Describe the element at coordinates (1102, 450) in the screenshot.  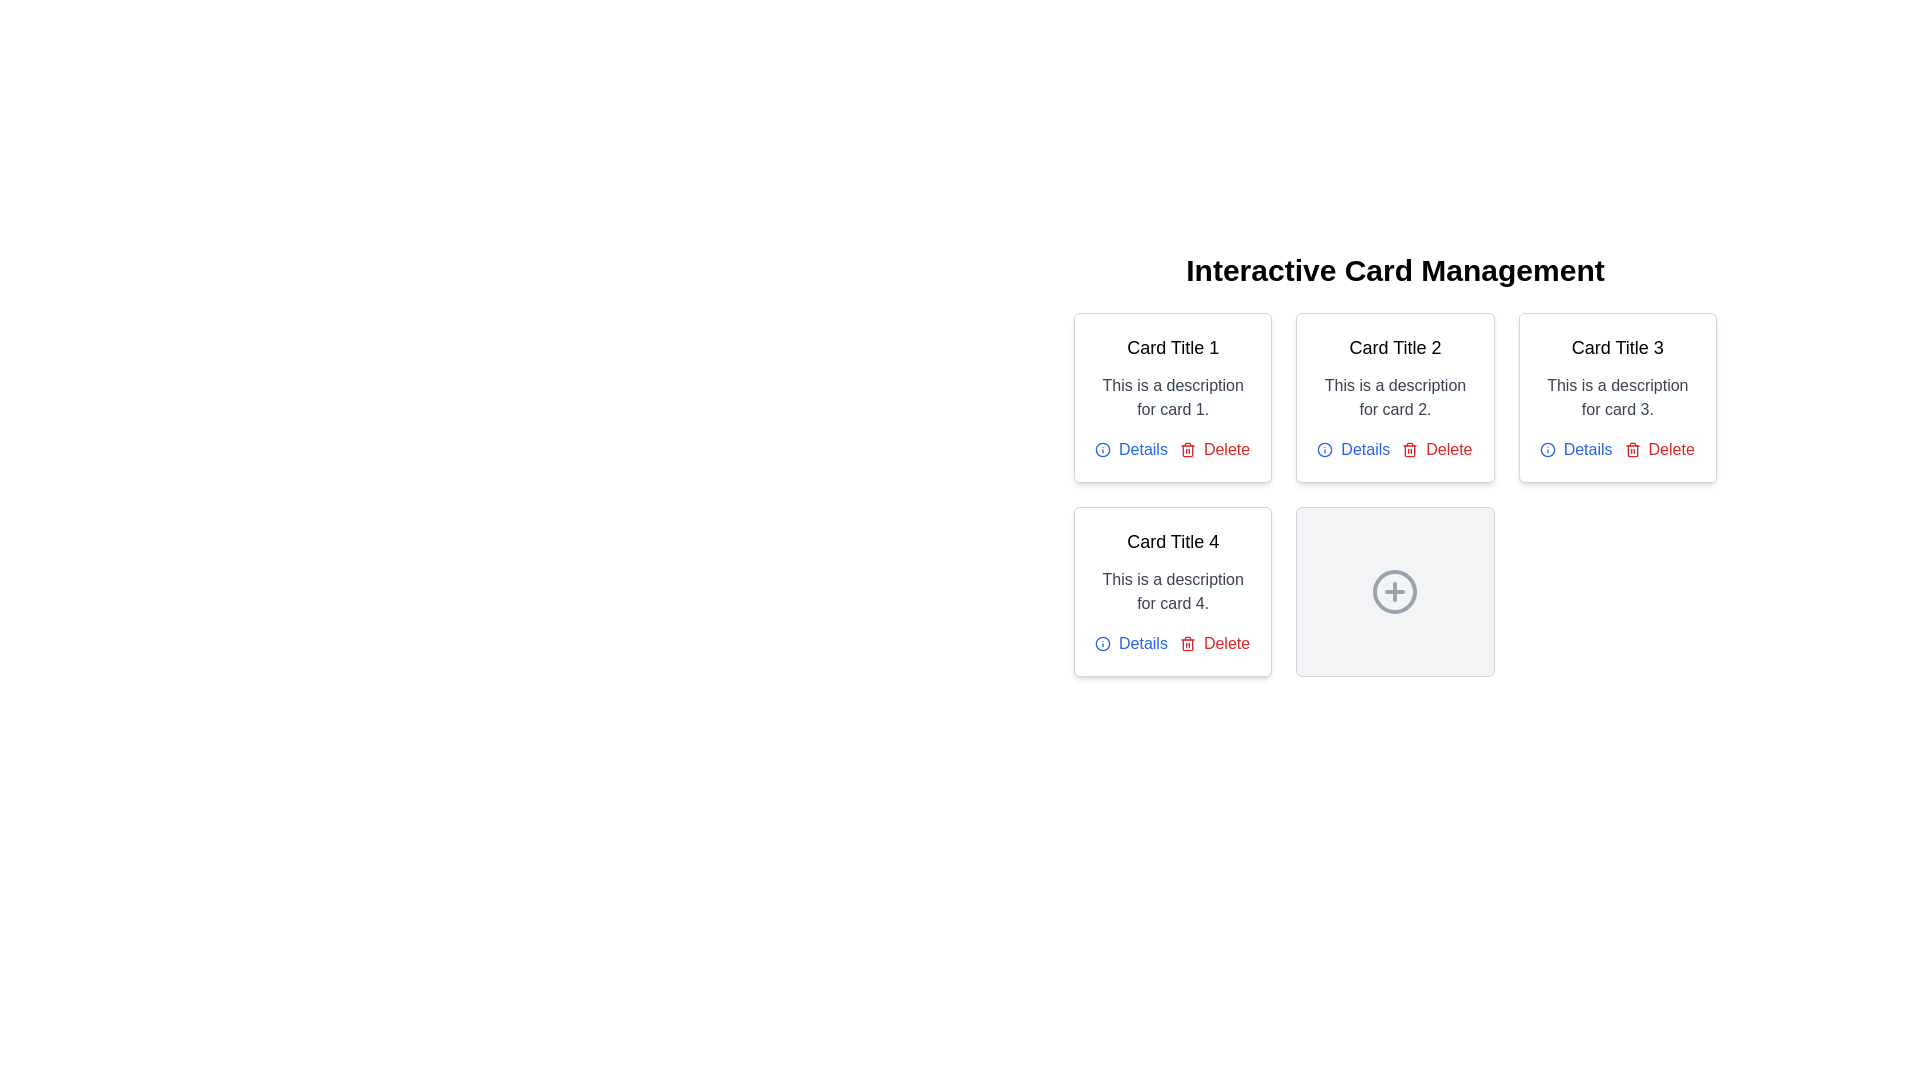
I see `the circular icon component styled with a blue stroke located below the first card in the second row of the grid layout` at that location.